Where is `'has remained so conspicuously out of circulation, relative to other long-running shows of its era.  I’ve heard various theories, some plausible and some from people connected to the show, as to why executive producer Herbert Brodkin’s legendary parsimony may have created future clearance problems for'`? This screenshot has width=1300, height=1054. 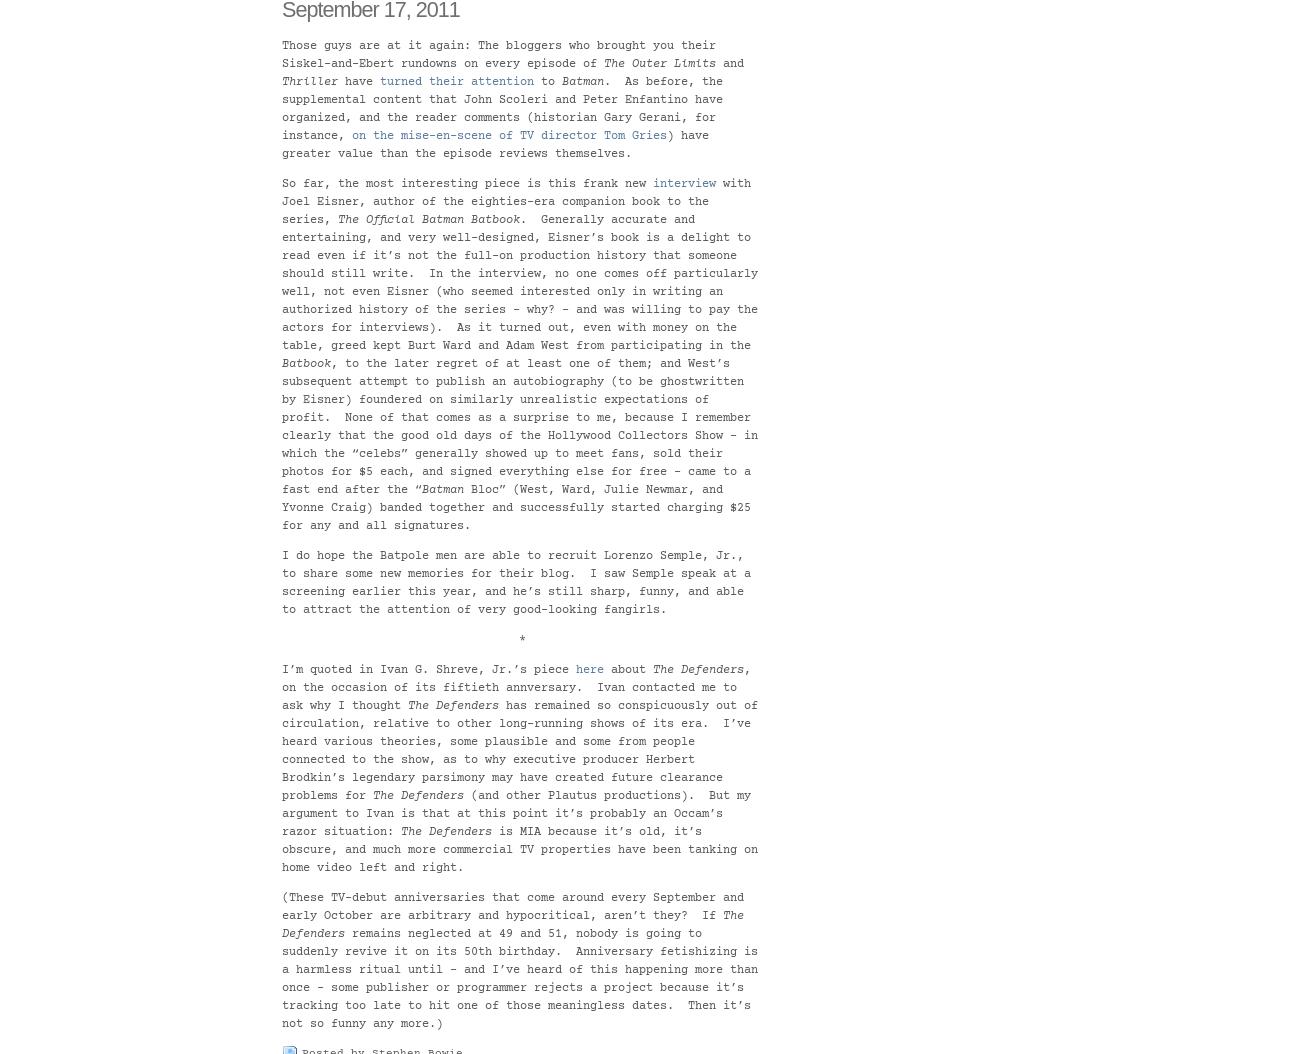
'has remained so conspicuously out of circulation, relative to other long-running shows of its era.  I’ve heard various theories, some plausible and some from people connected to the show, as to why executive producer Herbert Brodkin’s legendary parsimony may have created future clearance problems for' is located at coordinates (520, 751).